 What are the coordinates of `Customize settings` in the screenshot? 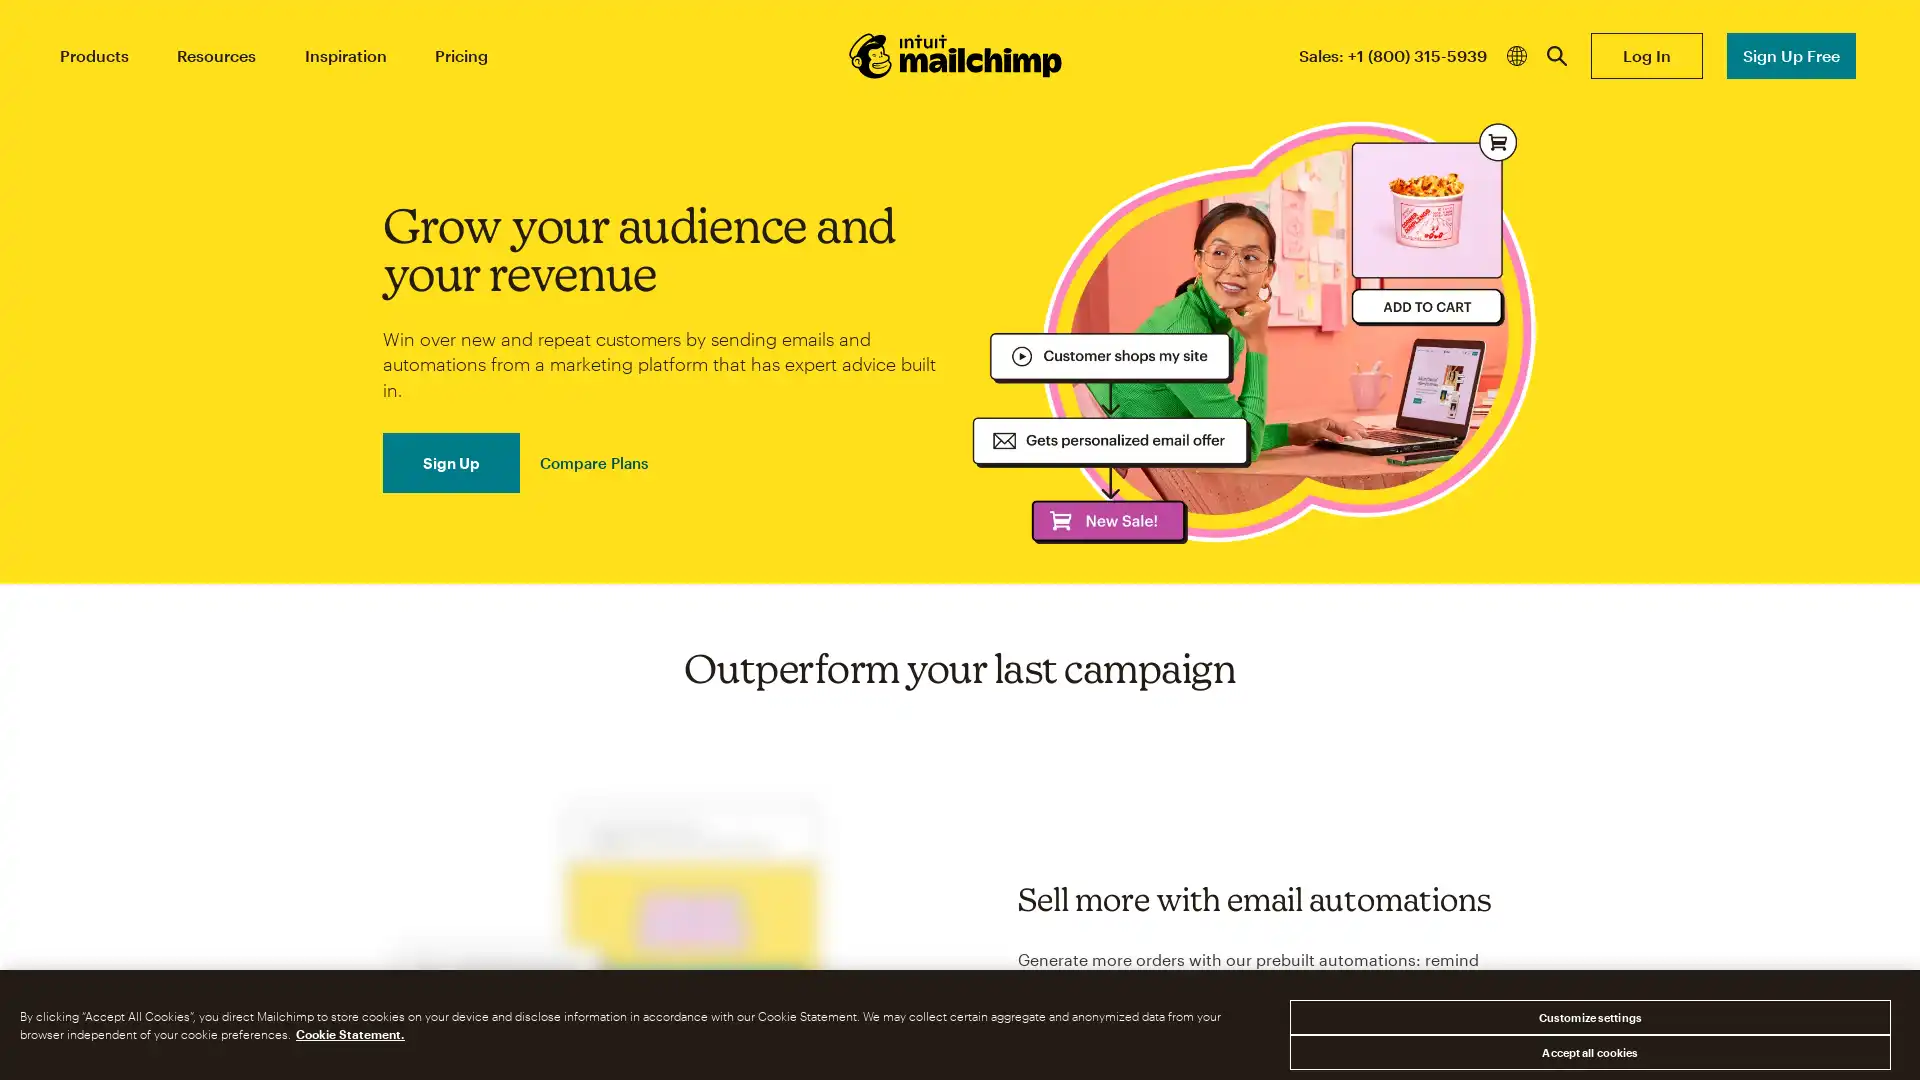 It's located at (1588, 1017).